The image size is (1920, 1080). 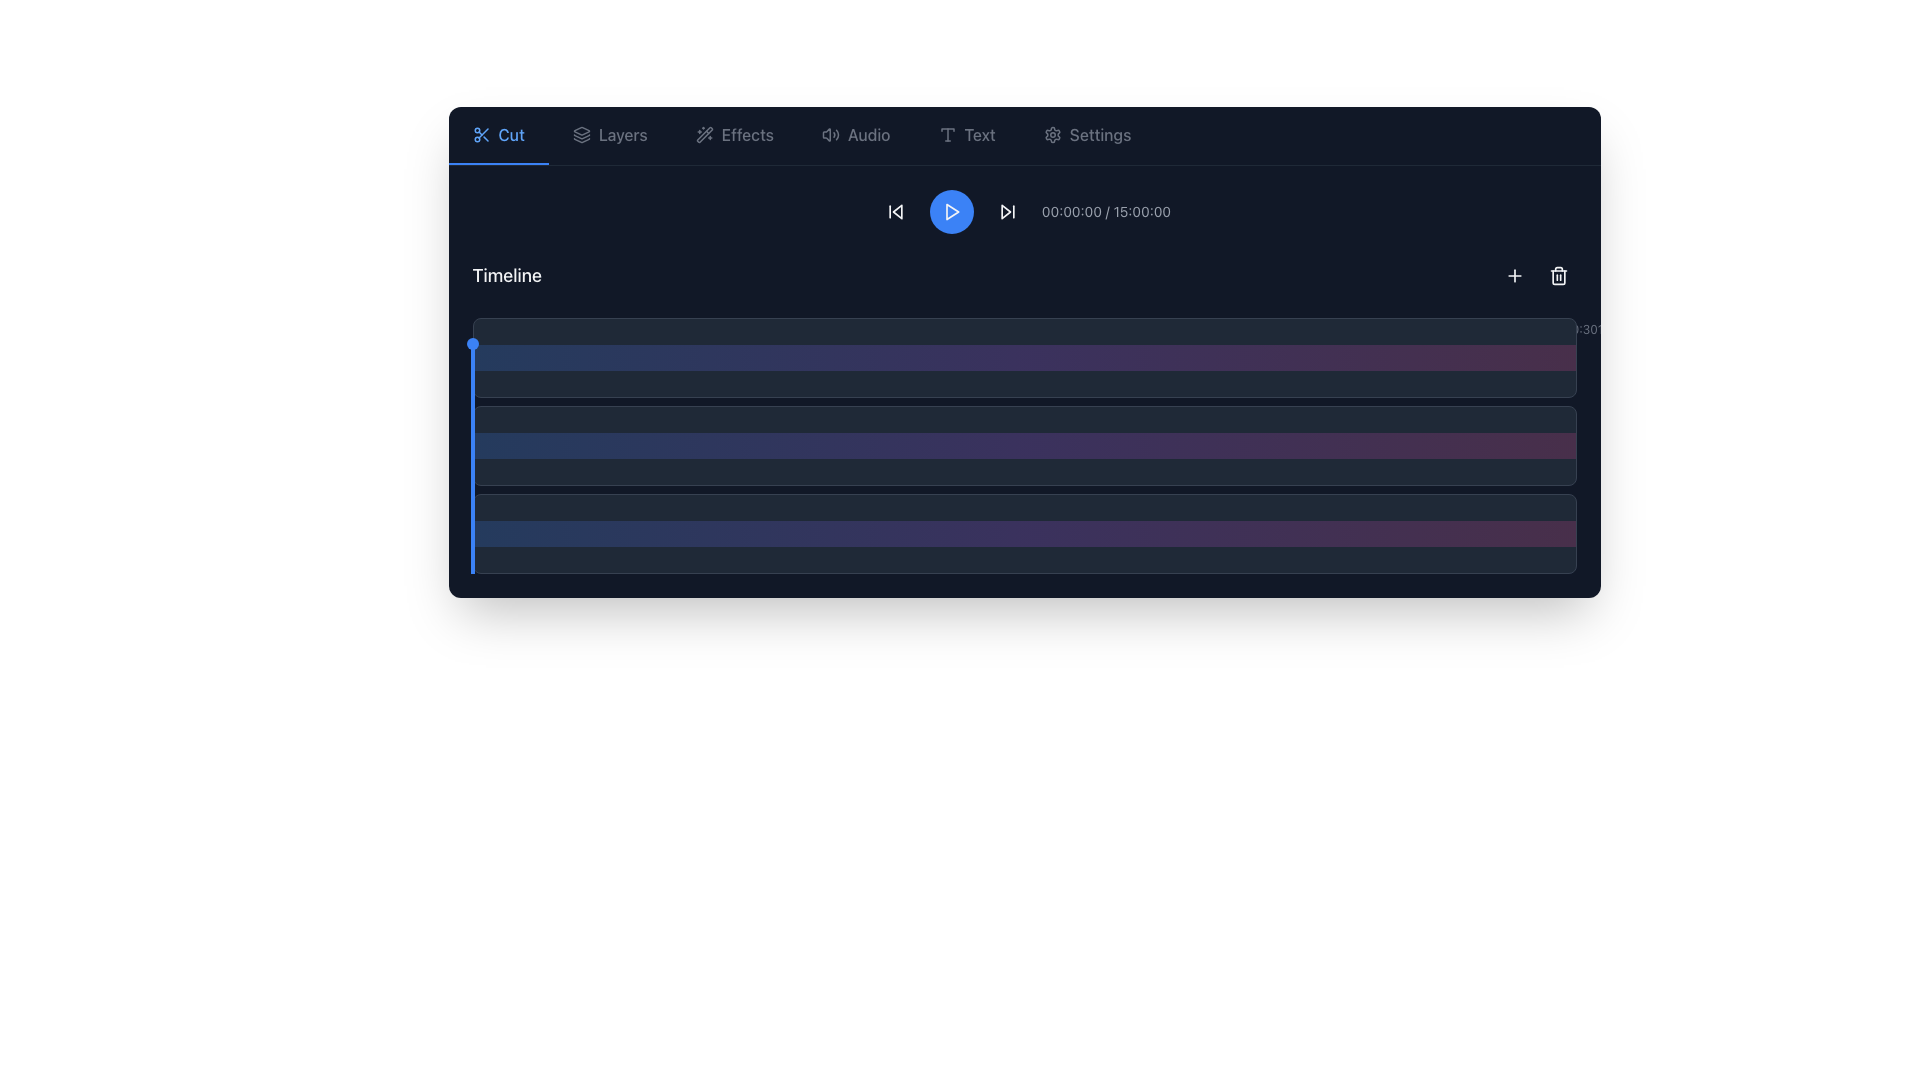 What do you see at coordinates (580, 135) in the screenshot?
I see `the Layers menu icon located to the left of the text 'Layers' in the main navigation toolbar at the top of the interface` at bounding box center [580, 135].